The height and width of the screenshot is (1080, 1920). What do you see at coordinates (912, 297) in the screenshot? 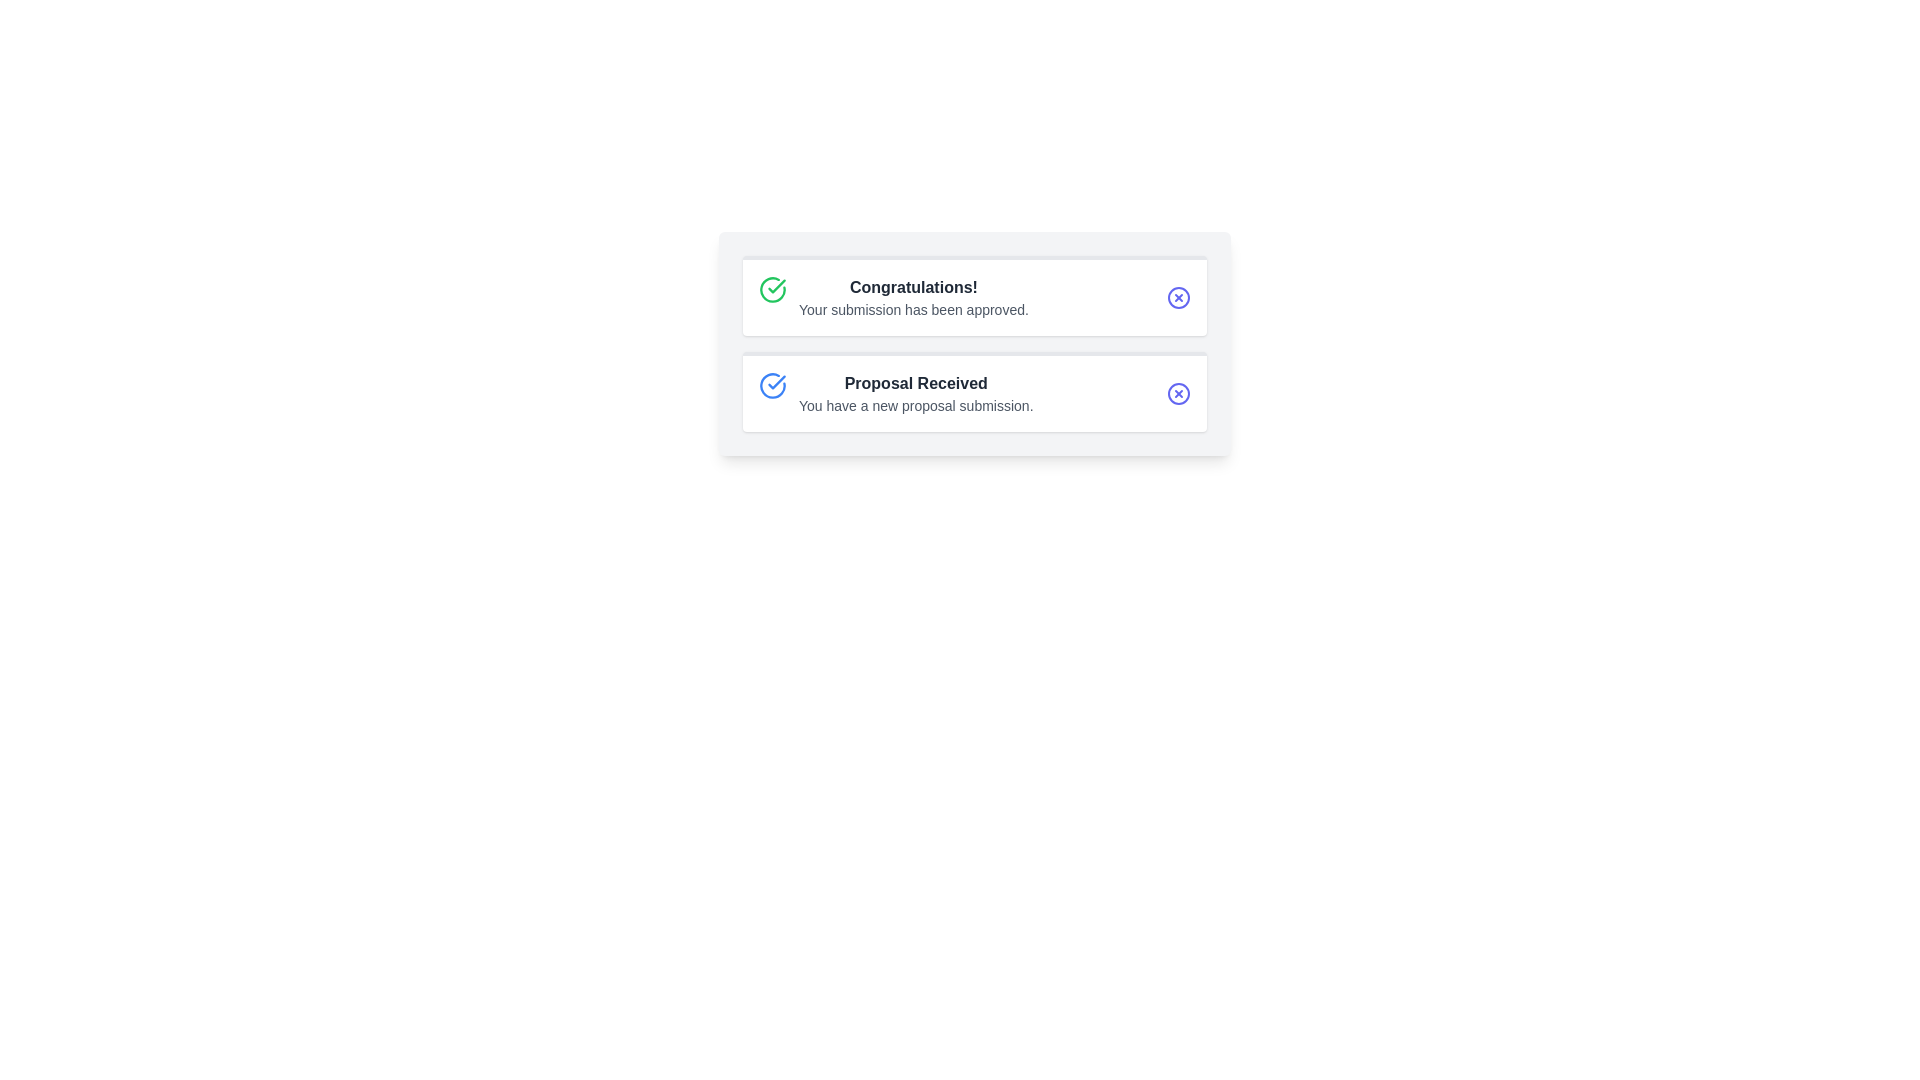
I see `congratulatory message displayed in the text block located at the center-right of the upper notification card, next to the approval icon and before the interactive close button` at bounding box center [912, 297].